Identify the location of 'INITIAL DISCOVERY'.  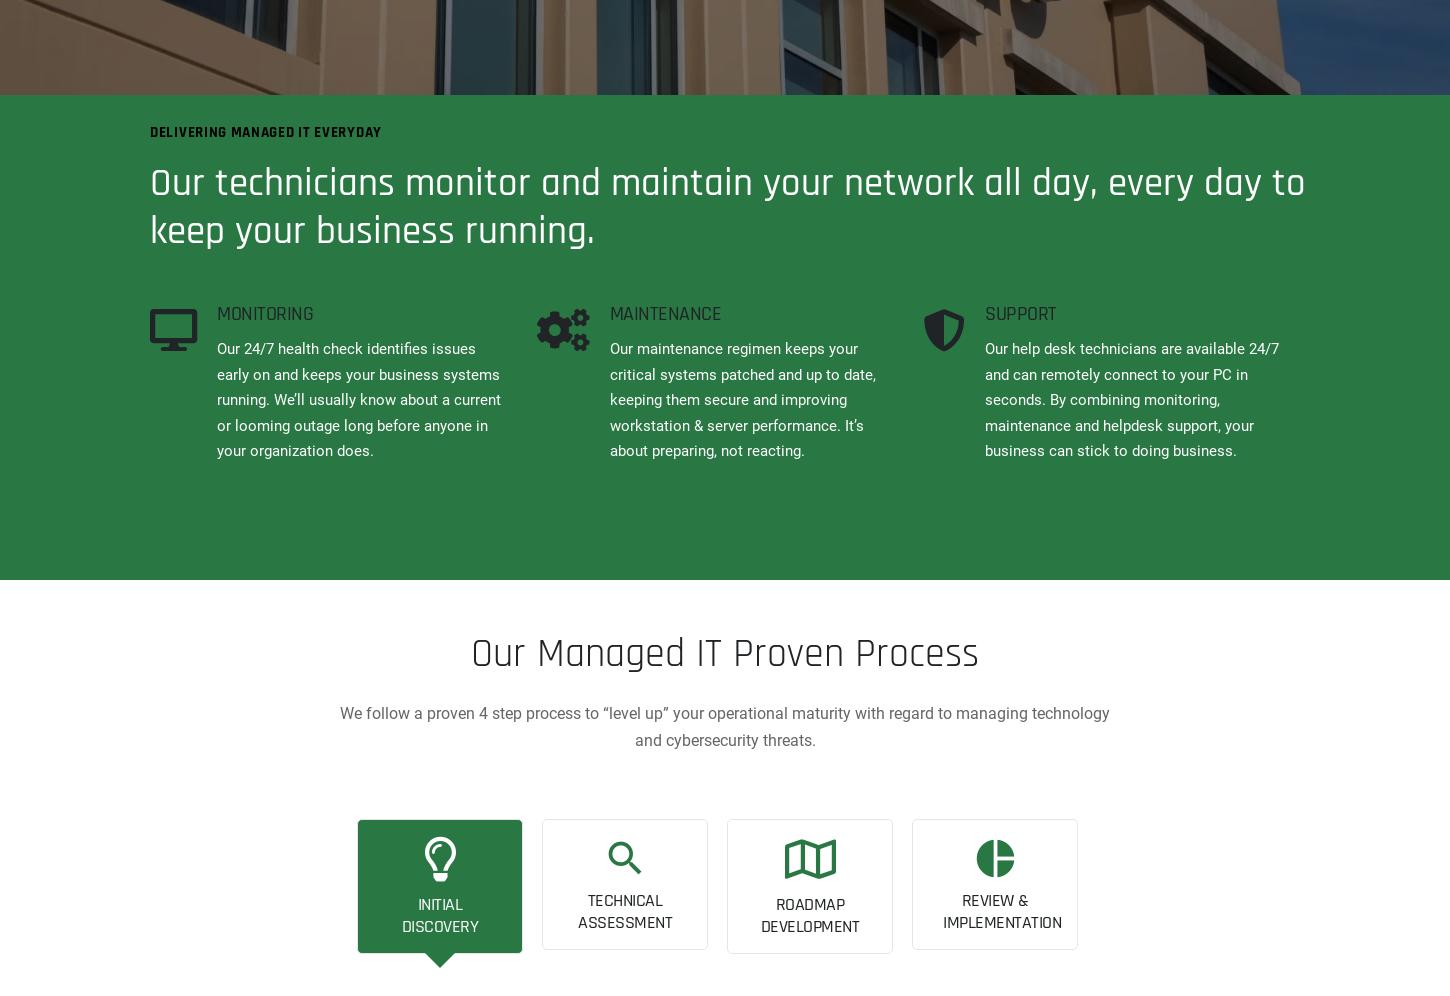
(438, 914).